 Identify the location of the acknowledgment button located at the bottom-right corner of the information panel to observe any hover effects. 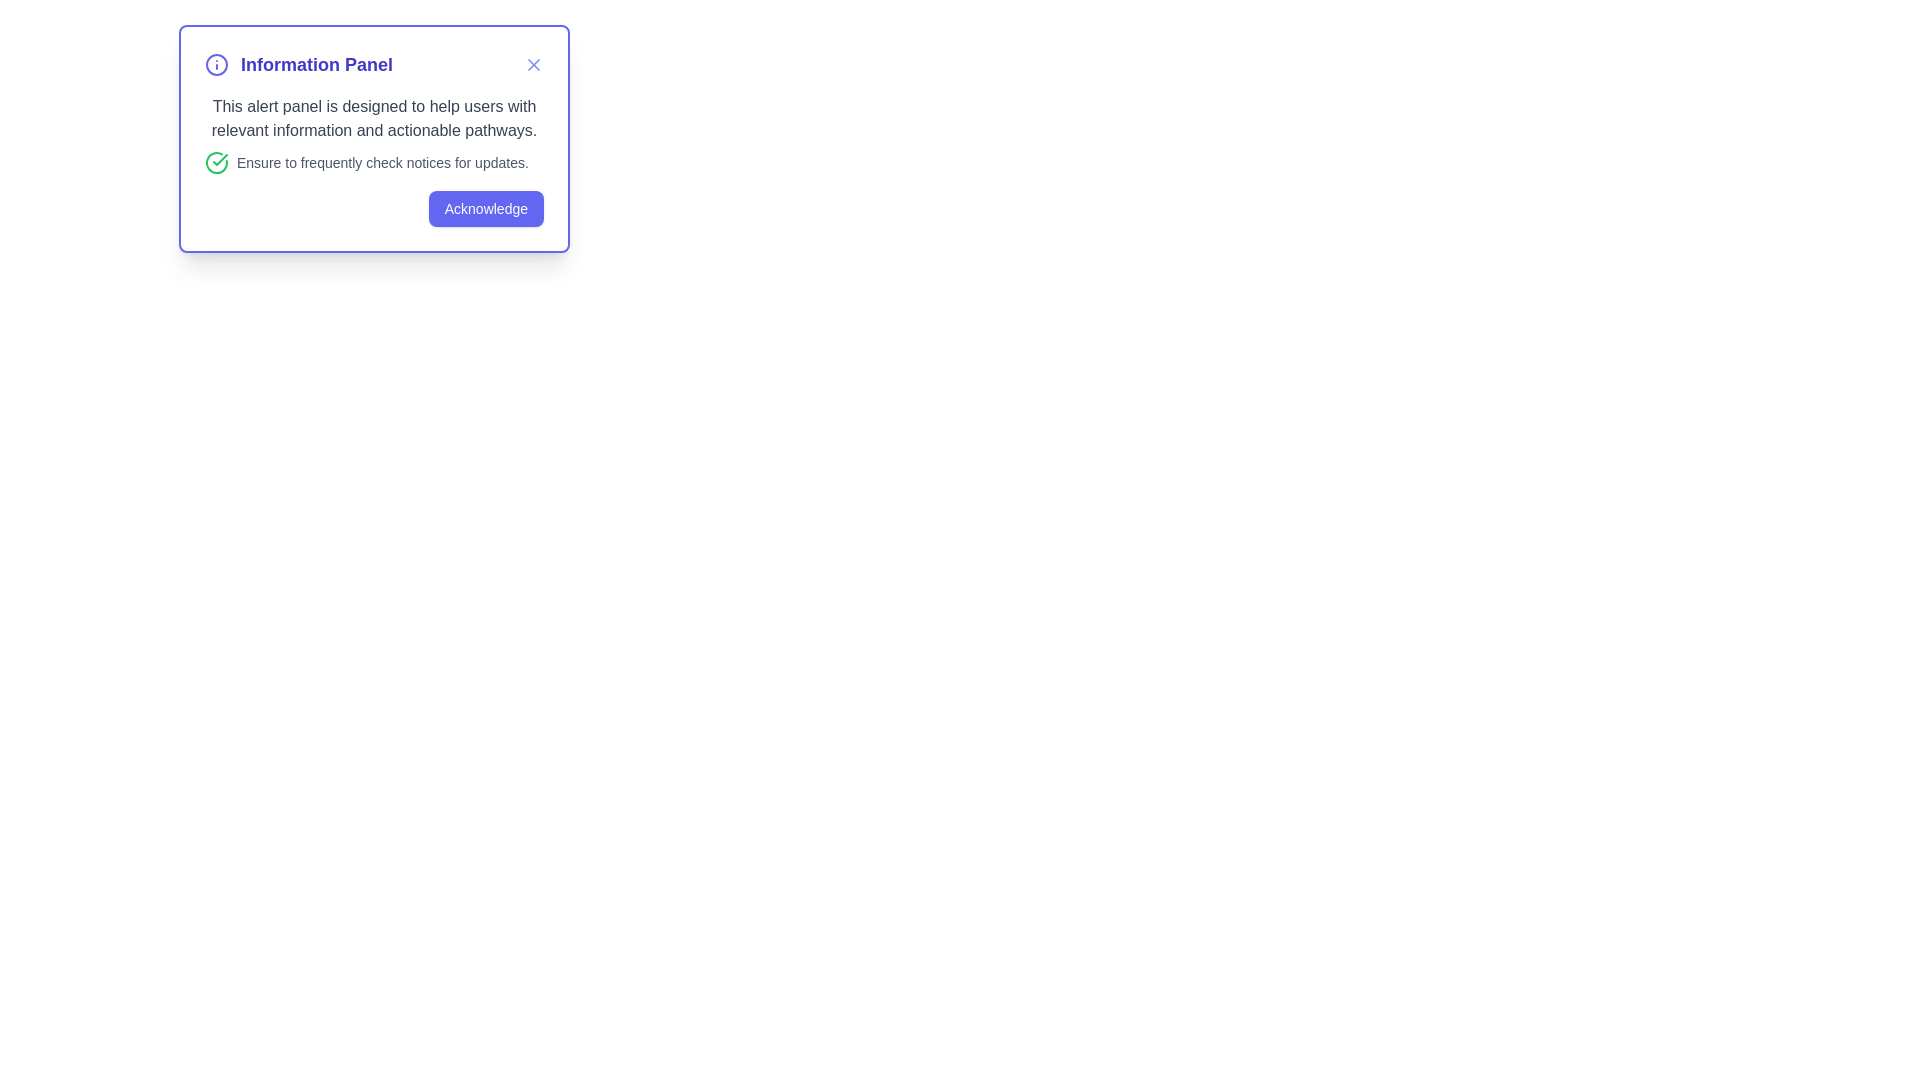
(486, 208).